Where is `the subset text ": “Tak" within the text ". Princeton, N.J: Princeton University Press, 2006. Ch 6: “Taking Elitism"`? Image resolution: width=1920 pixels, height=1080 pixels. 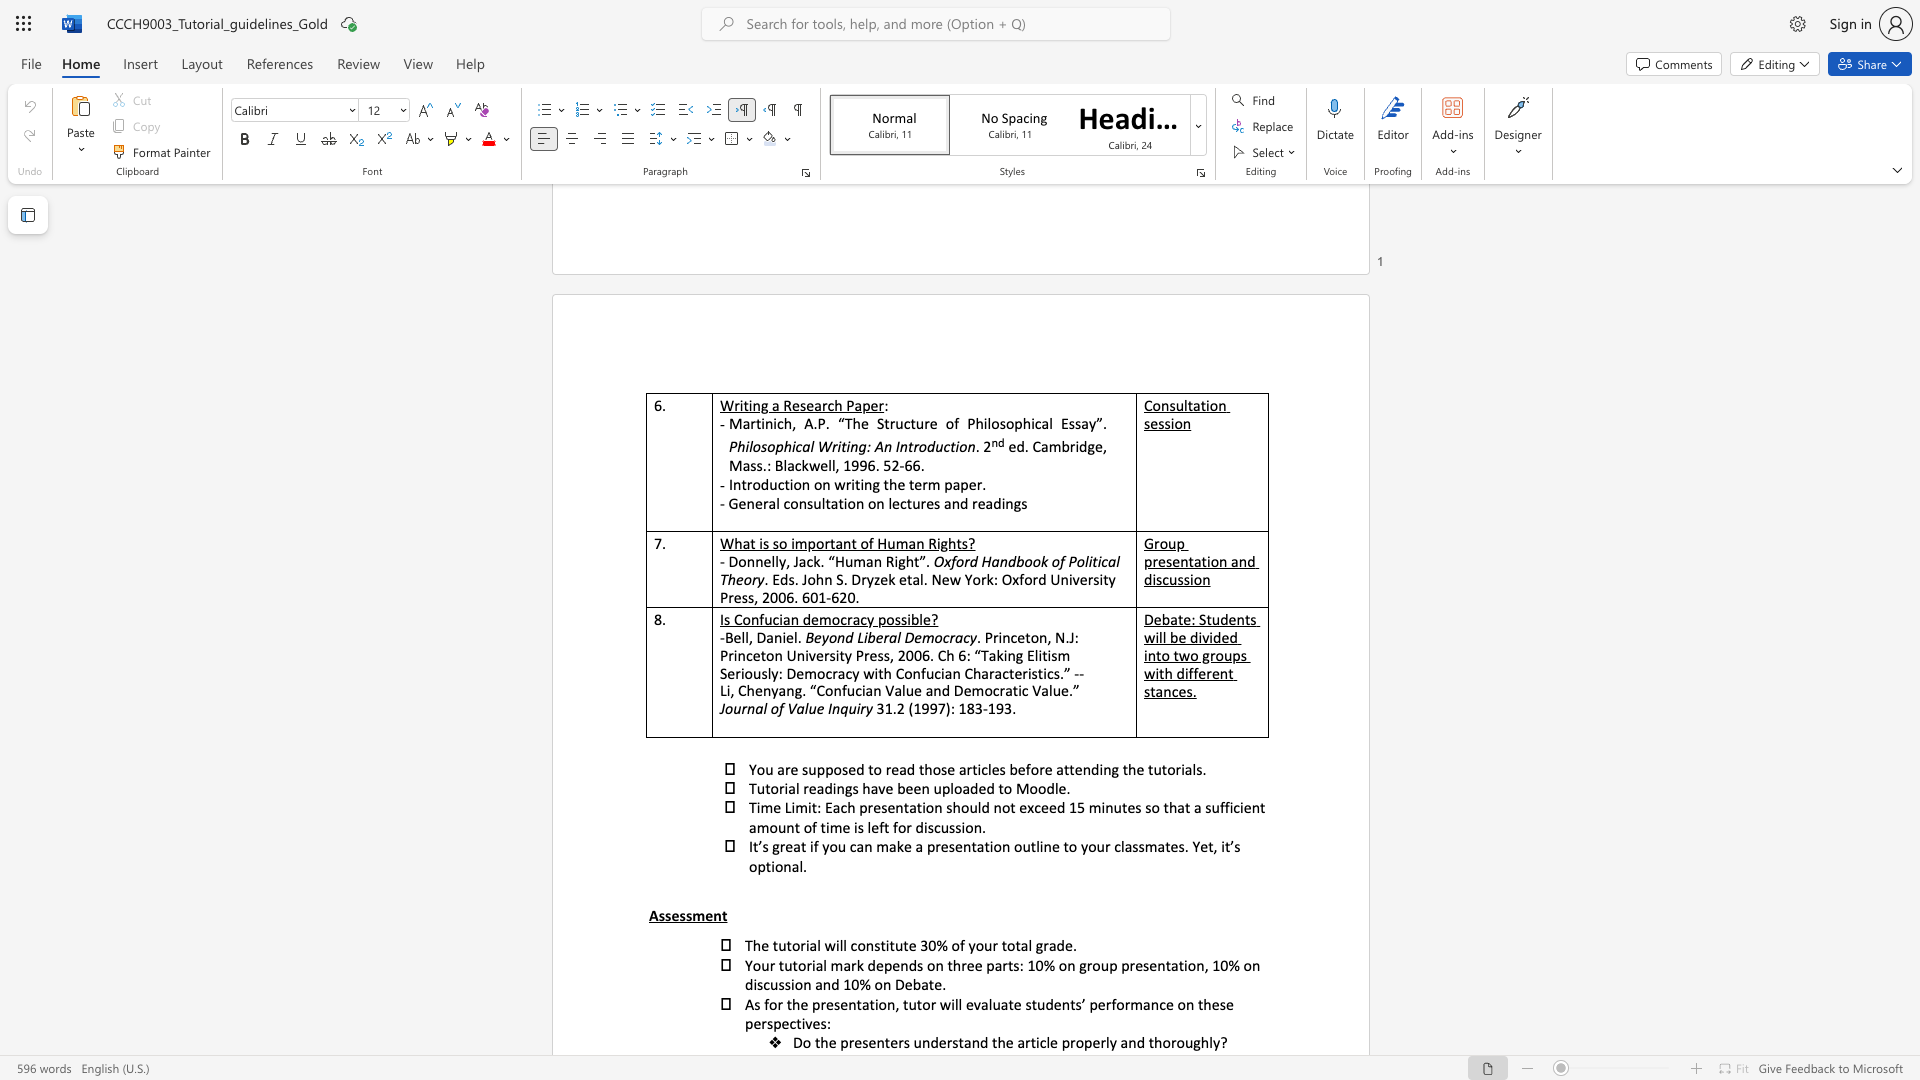
the subset text ": “Tak" within the text ". Princeton, N.J: Princeton University Press, 2006. Ch 6: “Taking Elitism" is located at coordinates (966, 655).